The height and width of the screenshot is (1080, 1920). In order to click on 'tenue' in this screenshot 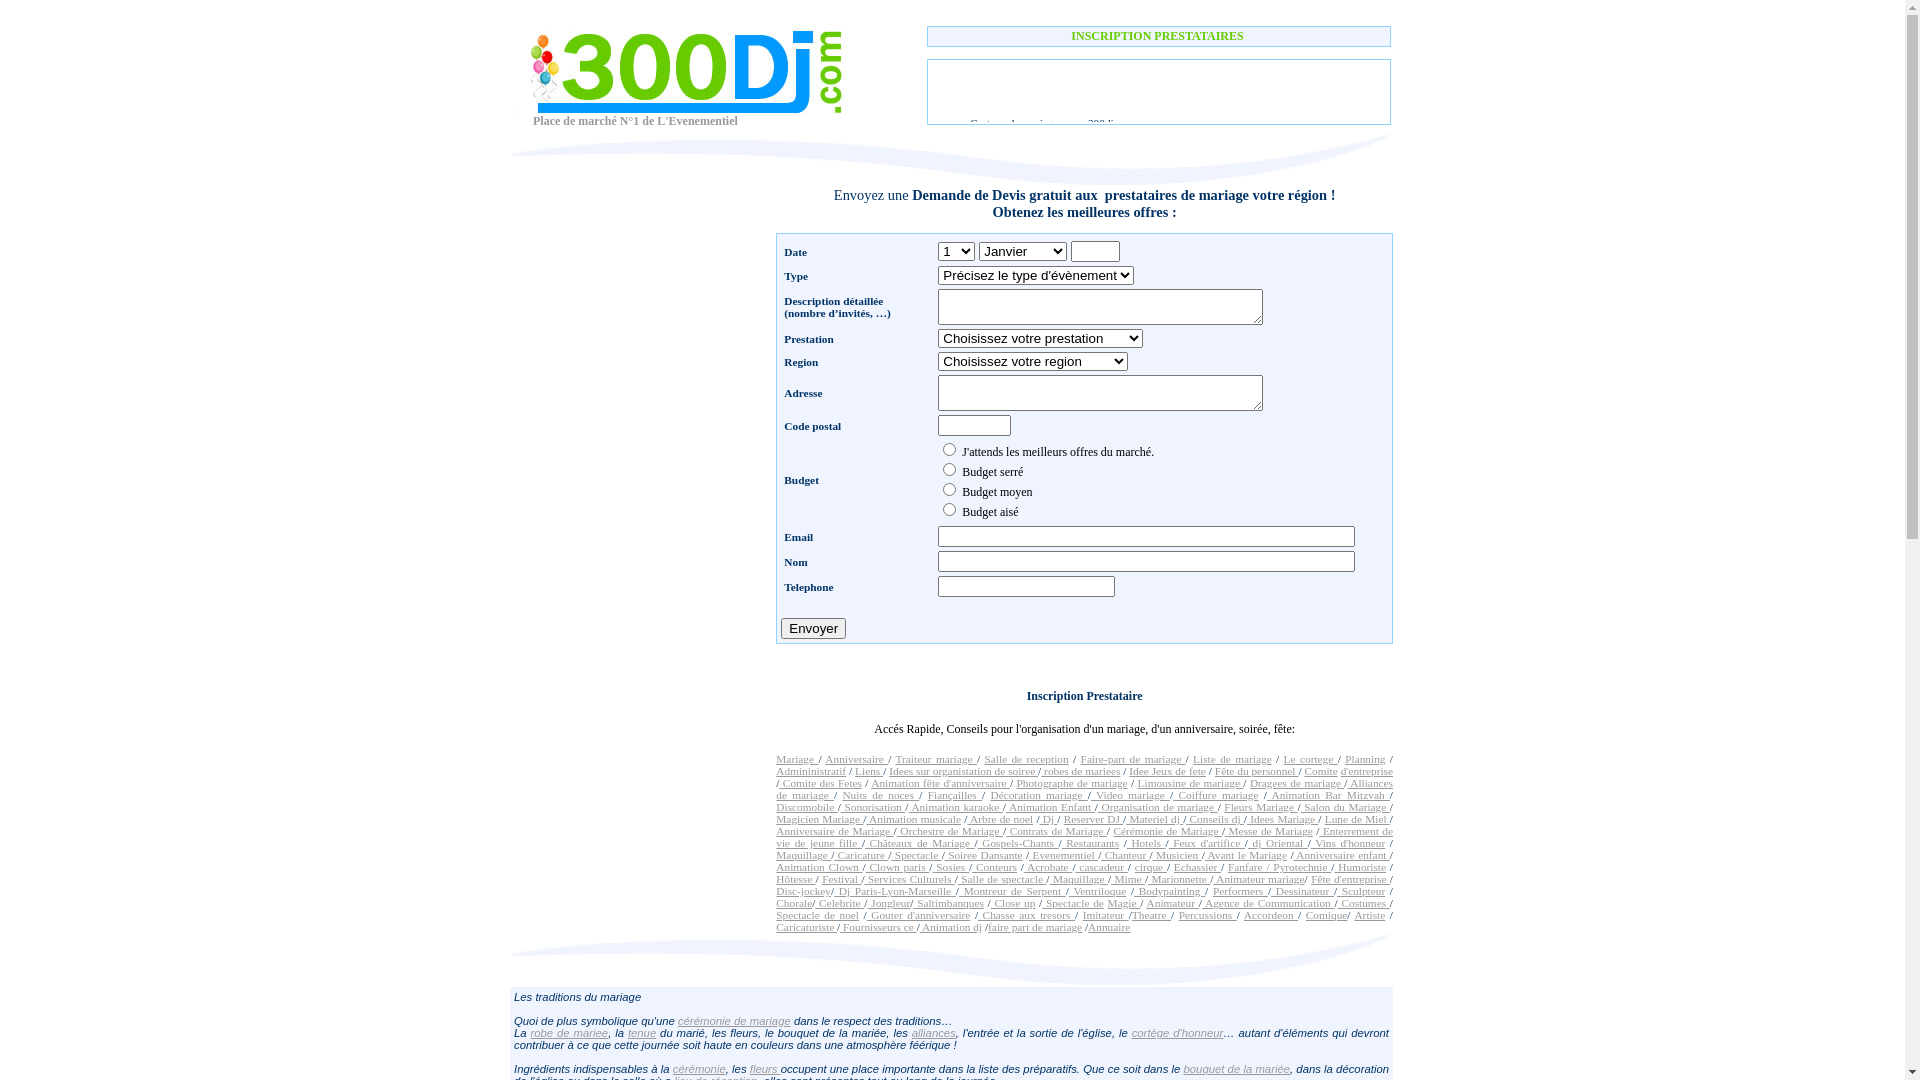, I will do `click(642, 1033)`.